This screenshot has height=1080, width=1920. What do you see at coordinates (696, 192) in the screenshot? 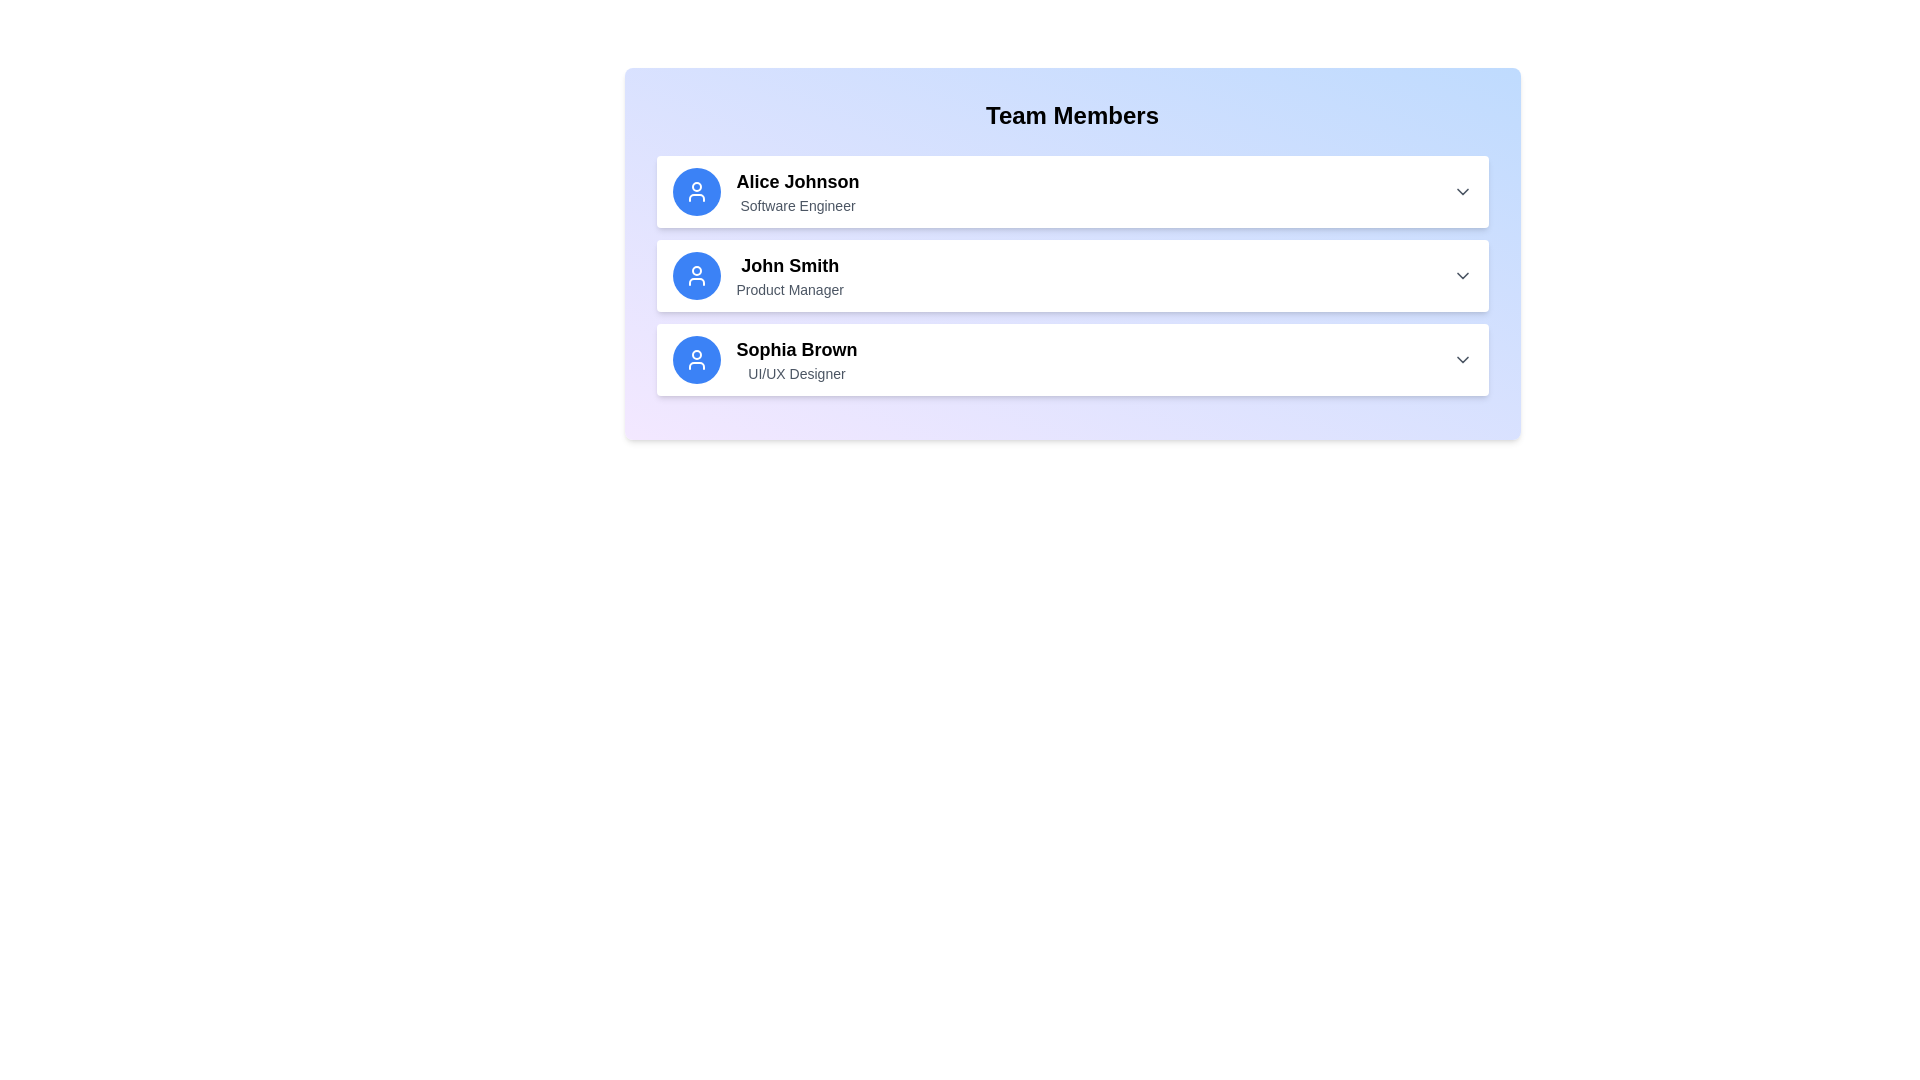
I see `the circular Avatar icon with a blue background and a white user profile symbol, which represents 'Alice Johnson', a Software Engineer` at bounding box center [696, 192].